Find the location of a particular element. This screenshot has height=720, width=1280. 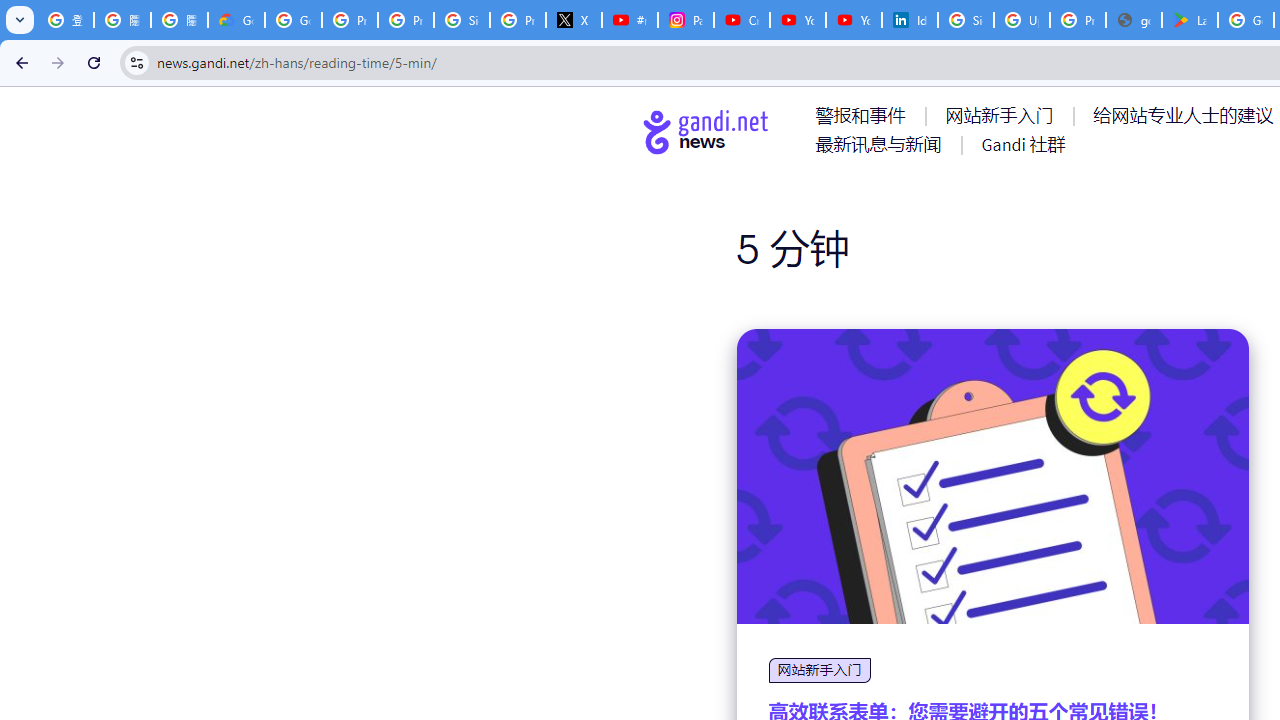

'Last Shelter: Survival - Apps on Google Play' is located at coordinates (1190, 20).